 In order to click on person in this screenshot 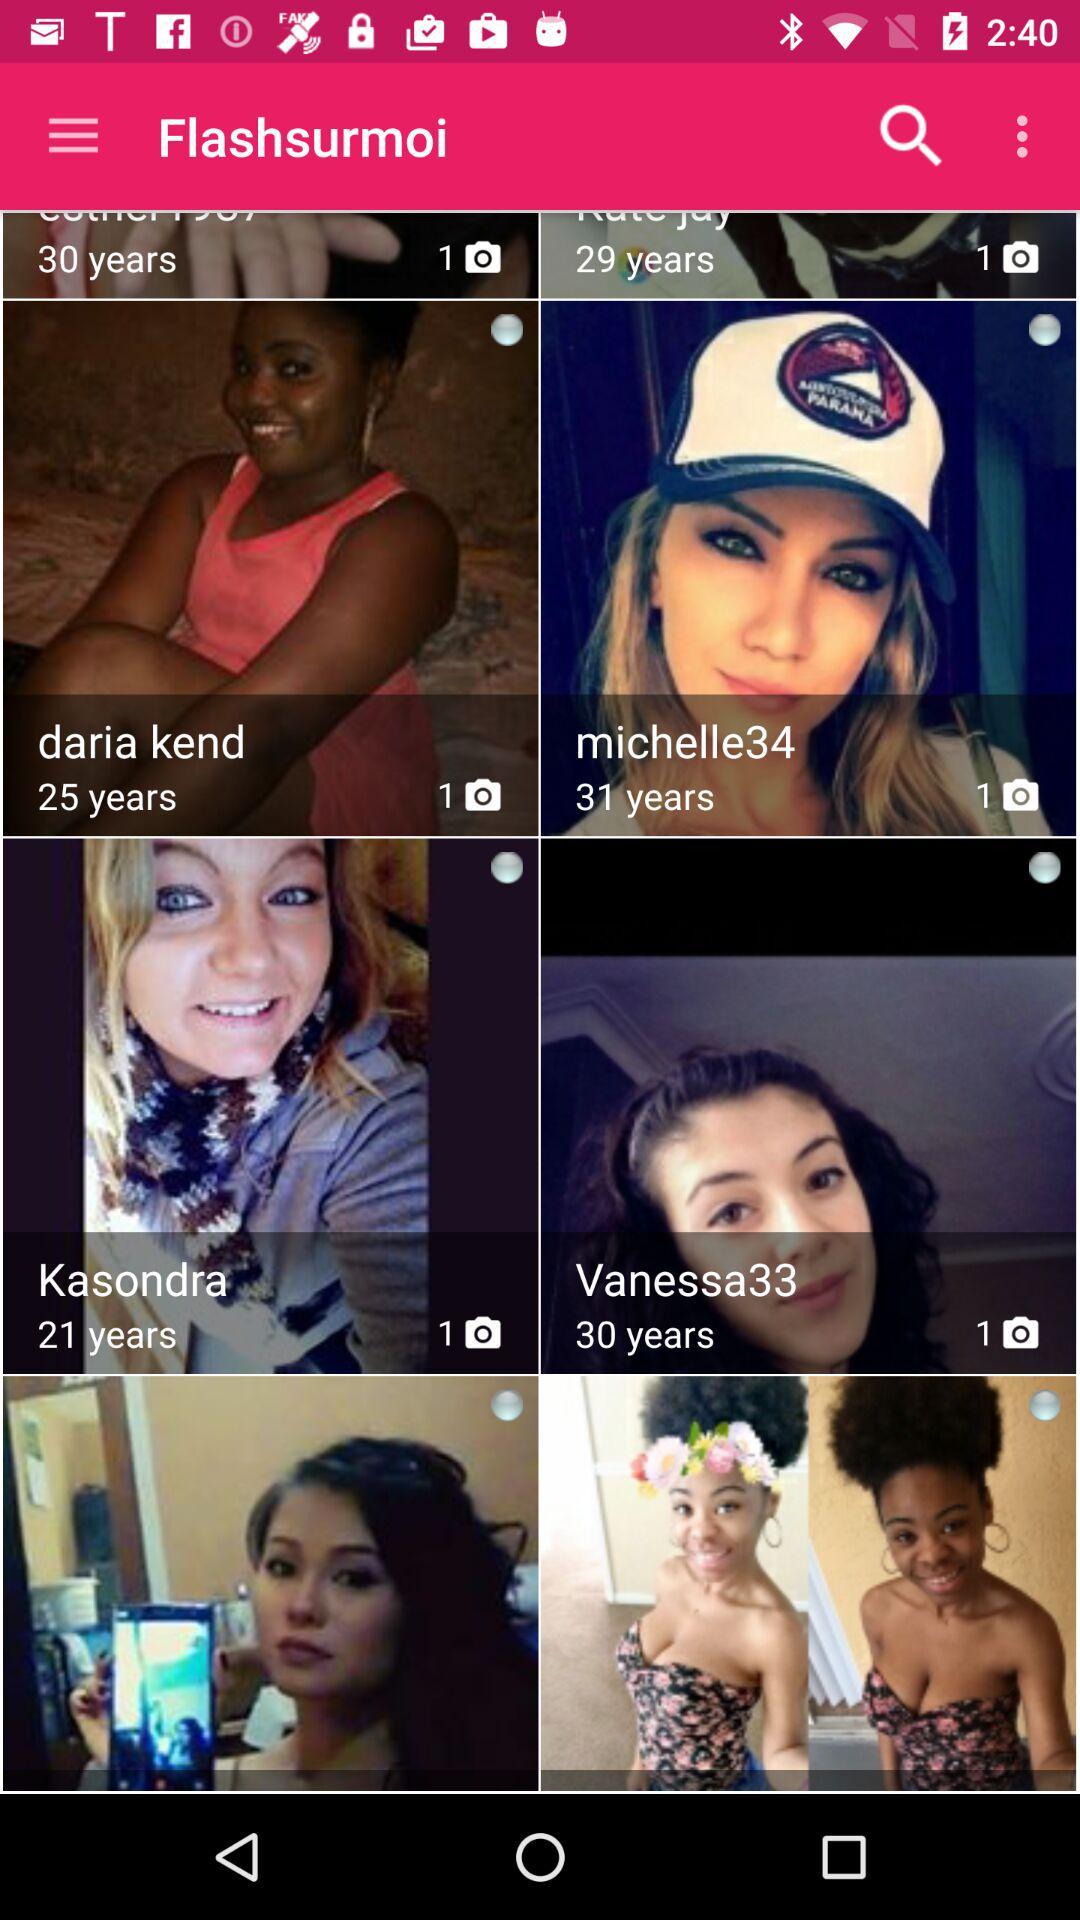, I will do `click(270, 1055)`.